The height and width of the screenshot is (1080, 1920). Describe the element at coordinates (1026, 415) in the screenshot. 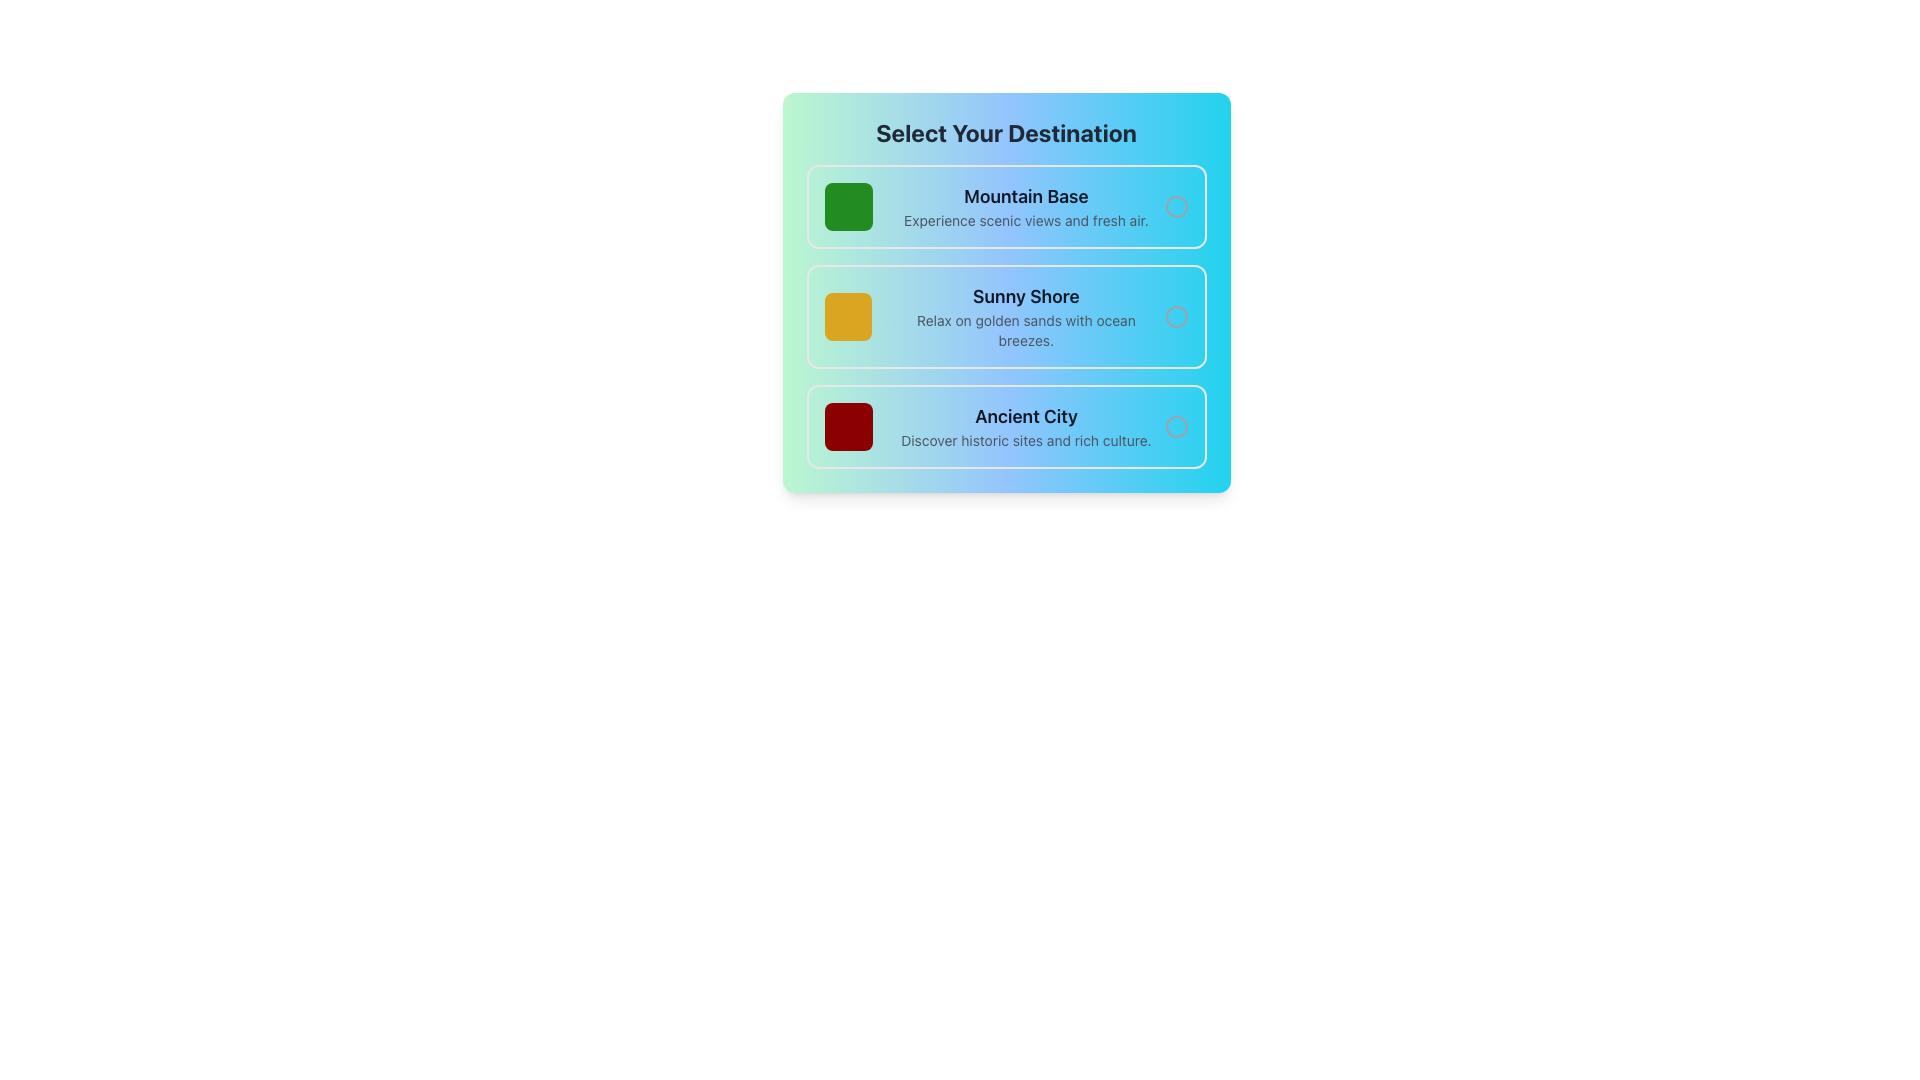

I see `the 'Ancient City' text label, which is displayed in a large, bold black font within the third selection card under 'Select Your Destination'` at that location.